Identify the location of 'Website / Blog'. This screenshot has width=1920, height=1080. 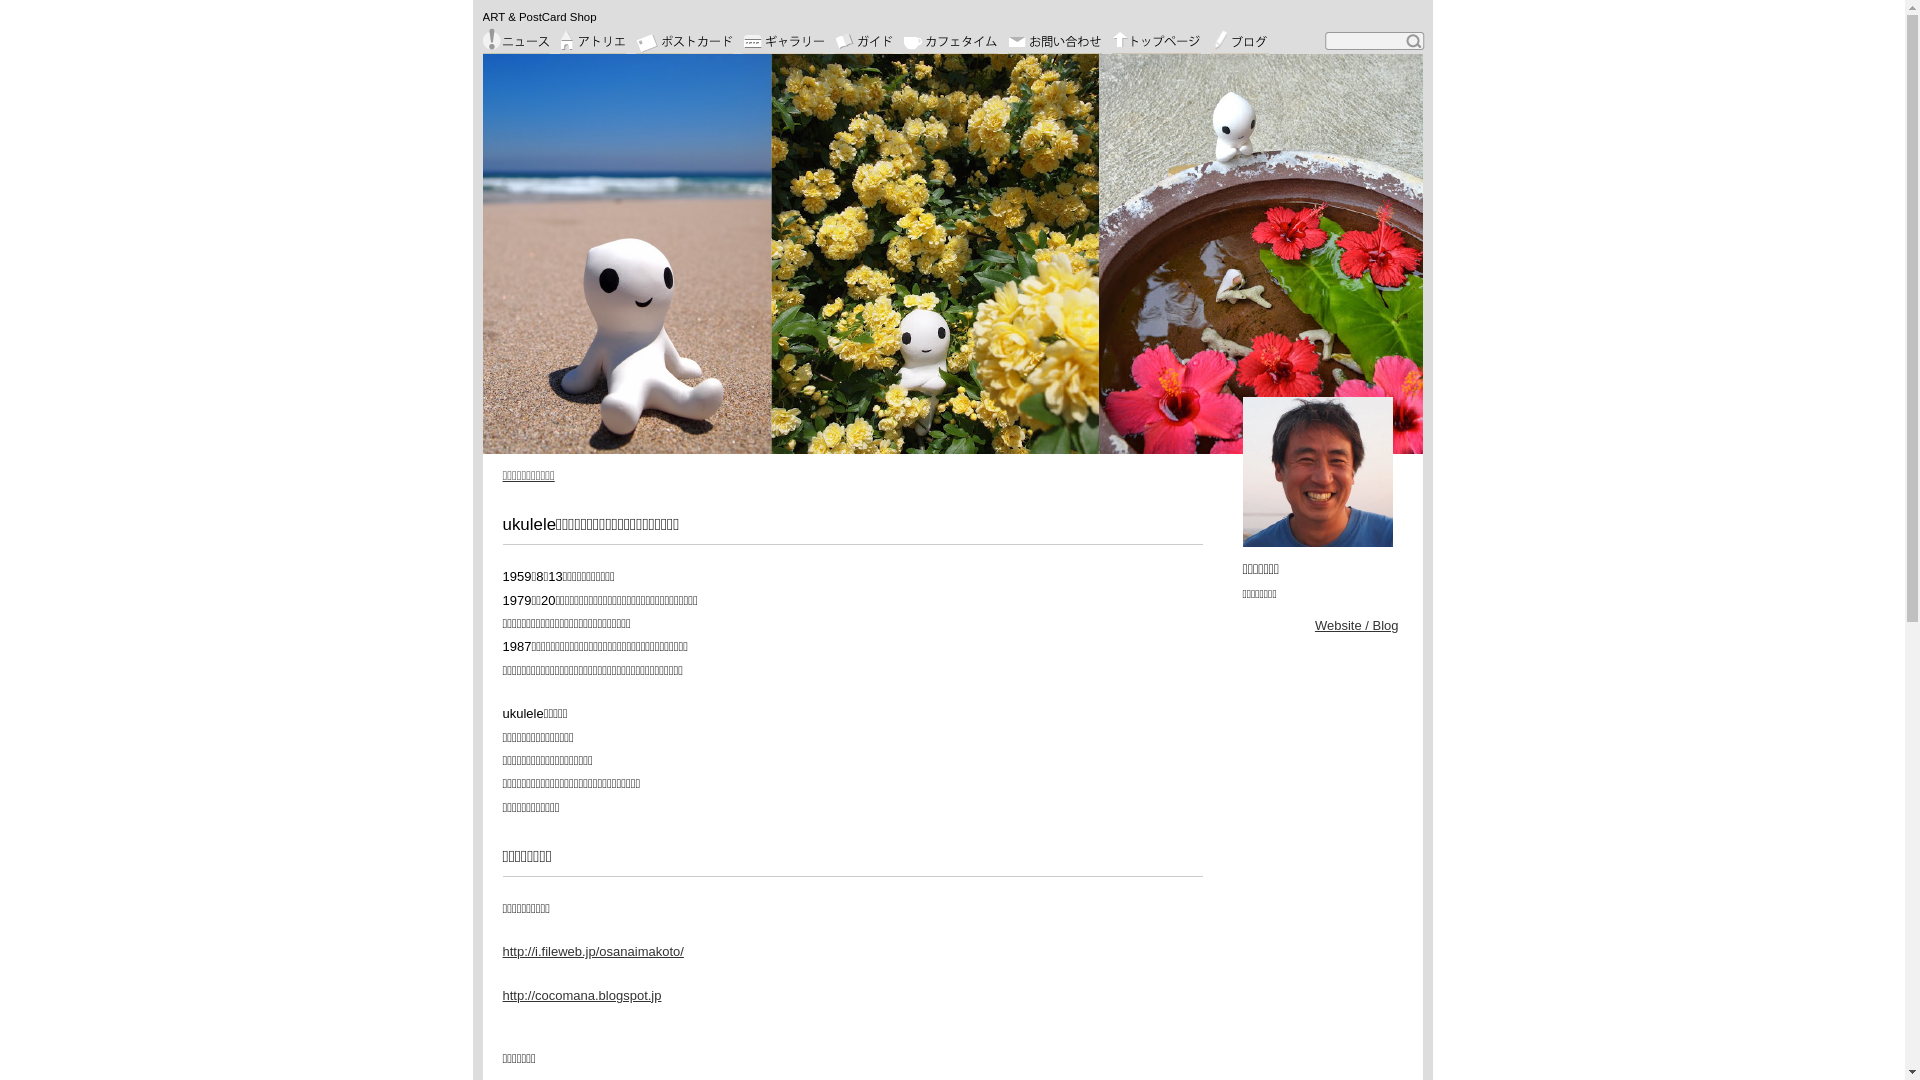
(1357, 624).